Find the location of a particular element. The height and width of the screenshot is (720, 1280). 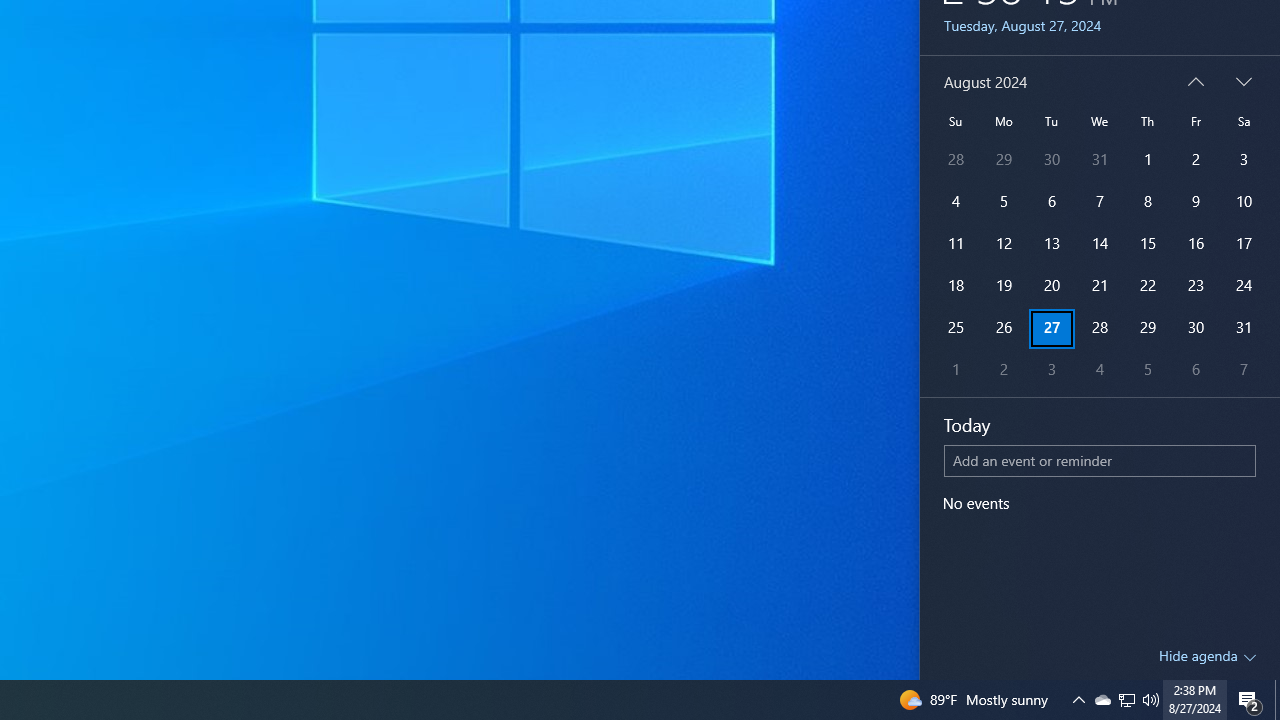

'25' is located at coordinates (955, 328).